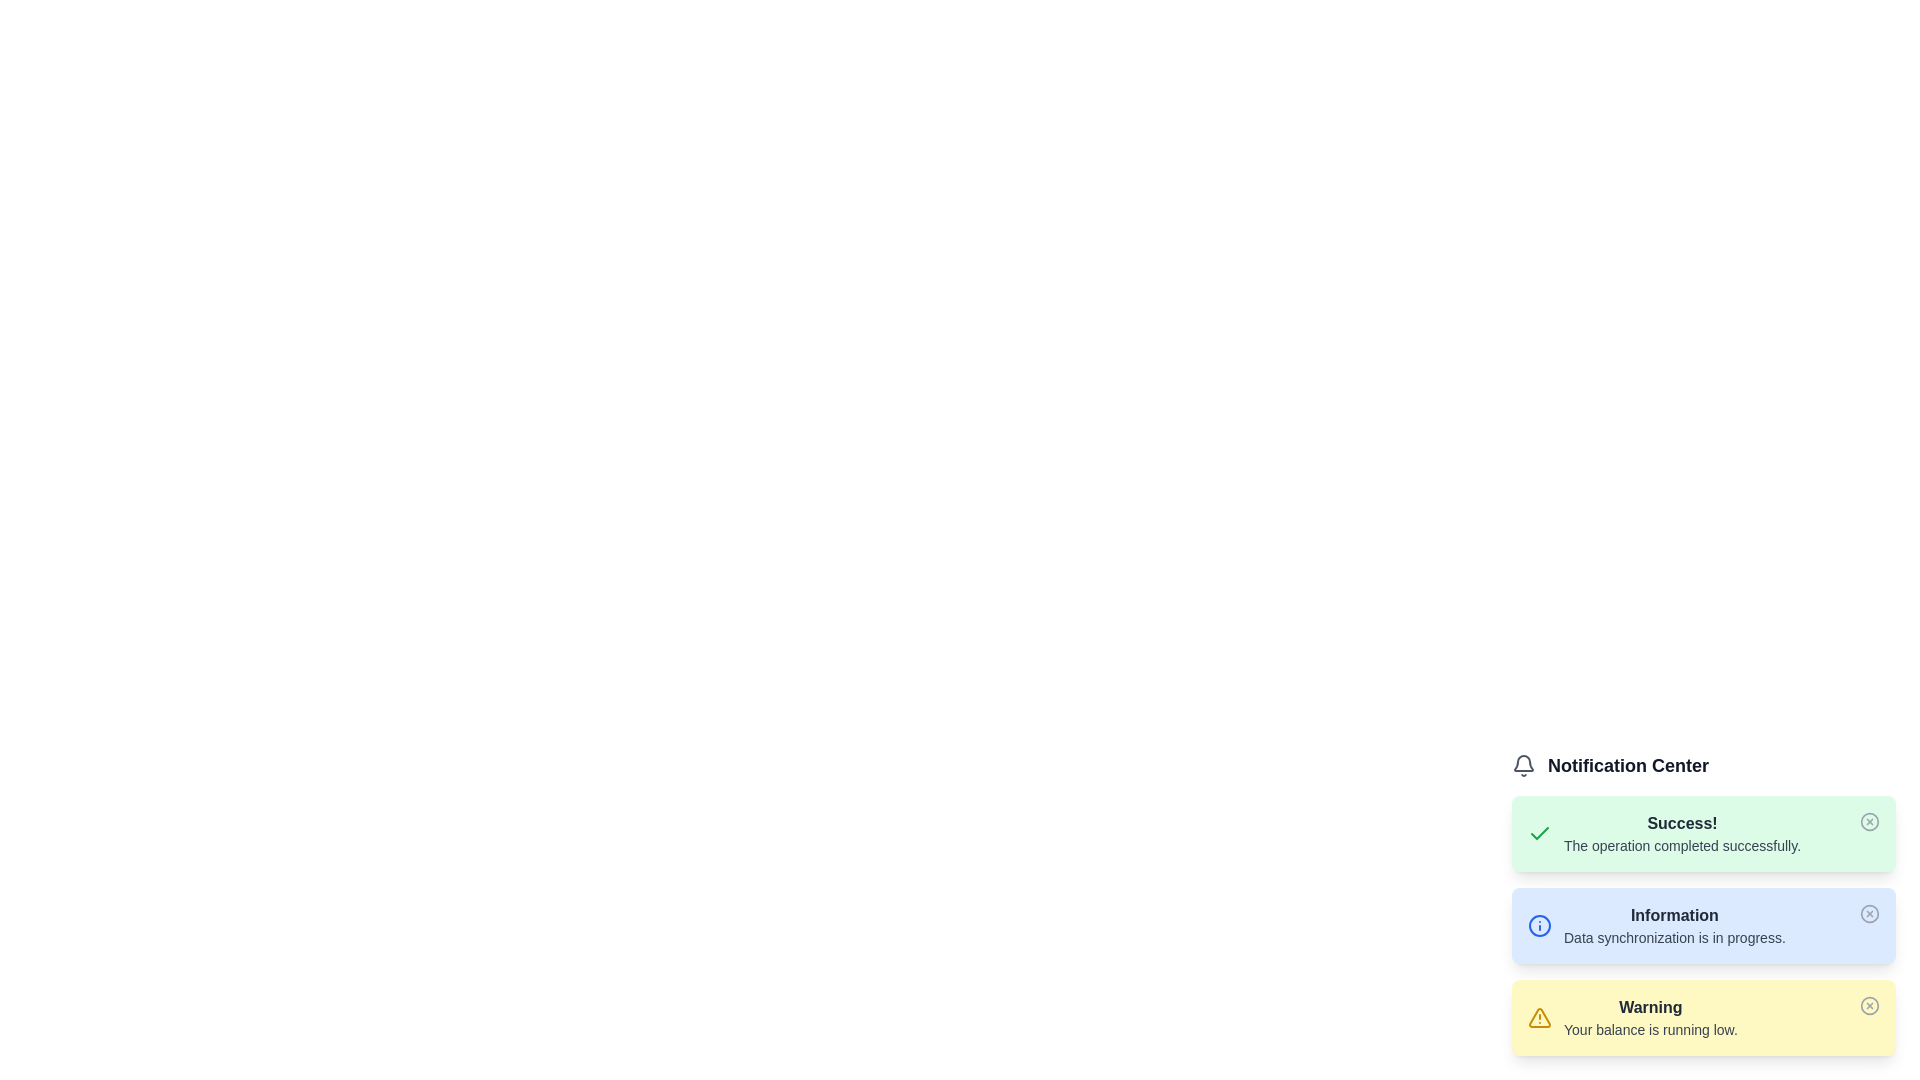 The width and height of the screenshot is (1920, 1080). Describe the element at coordinates (1539, 925) in the screenshot. I see `the inner circular component of the 'Information' notification icon located in the middle of the notification list` at that location.